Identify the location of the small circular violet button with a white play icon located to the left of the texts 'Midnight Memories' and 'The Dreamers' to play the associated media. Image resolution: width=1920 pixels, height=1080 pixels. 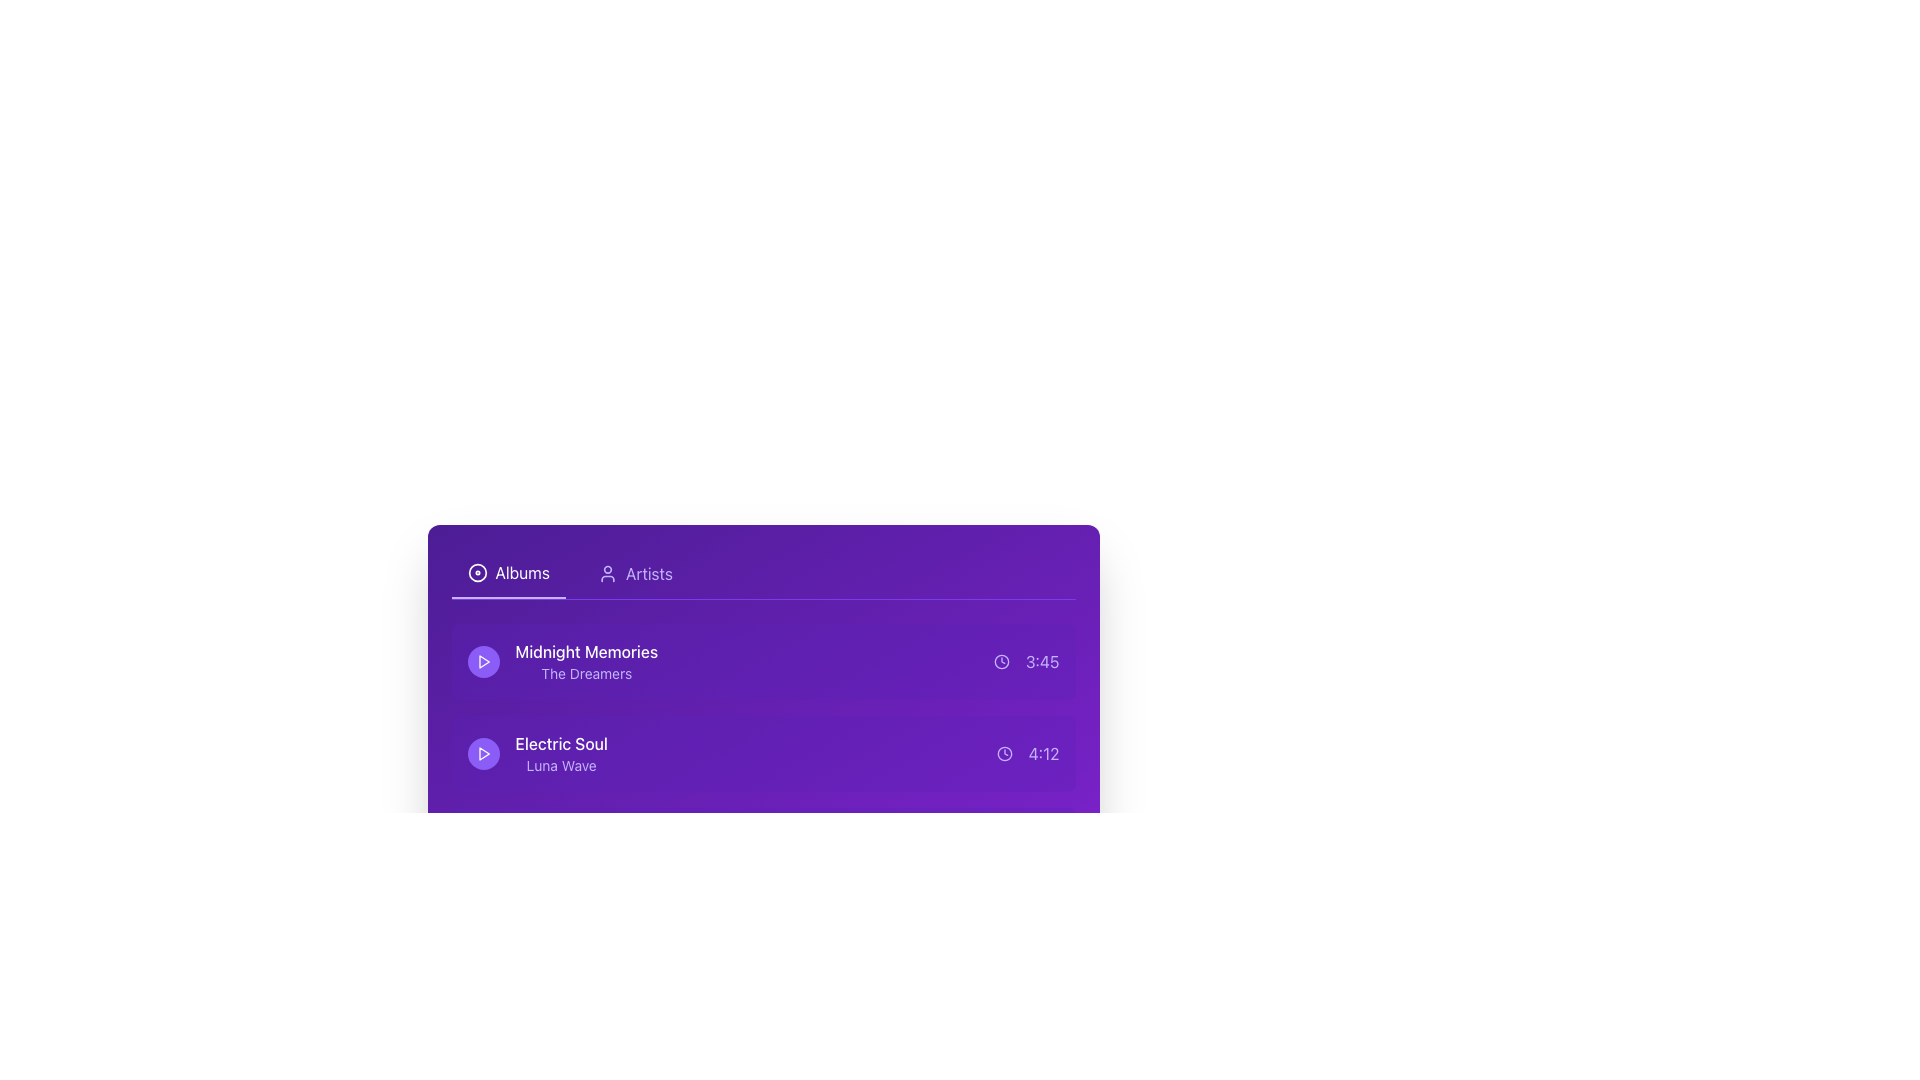
(483, 662).